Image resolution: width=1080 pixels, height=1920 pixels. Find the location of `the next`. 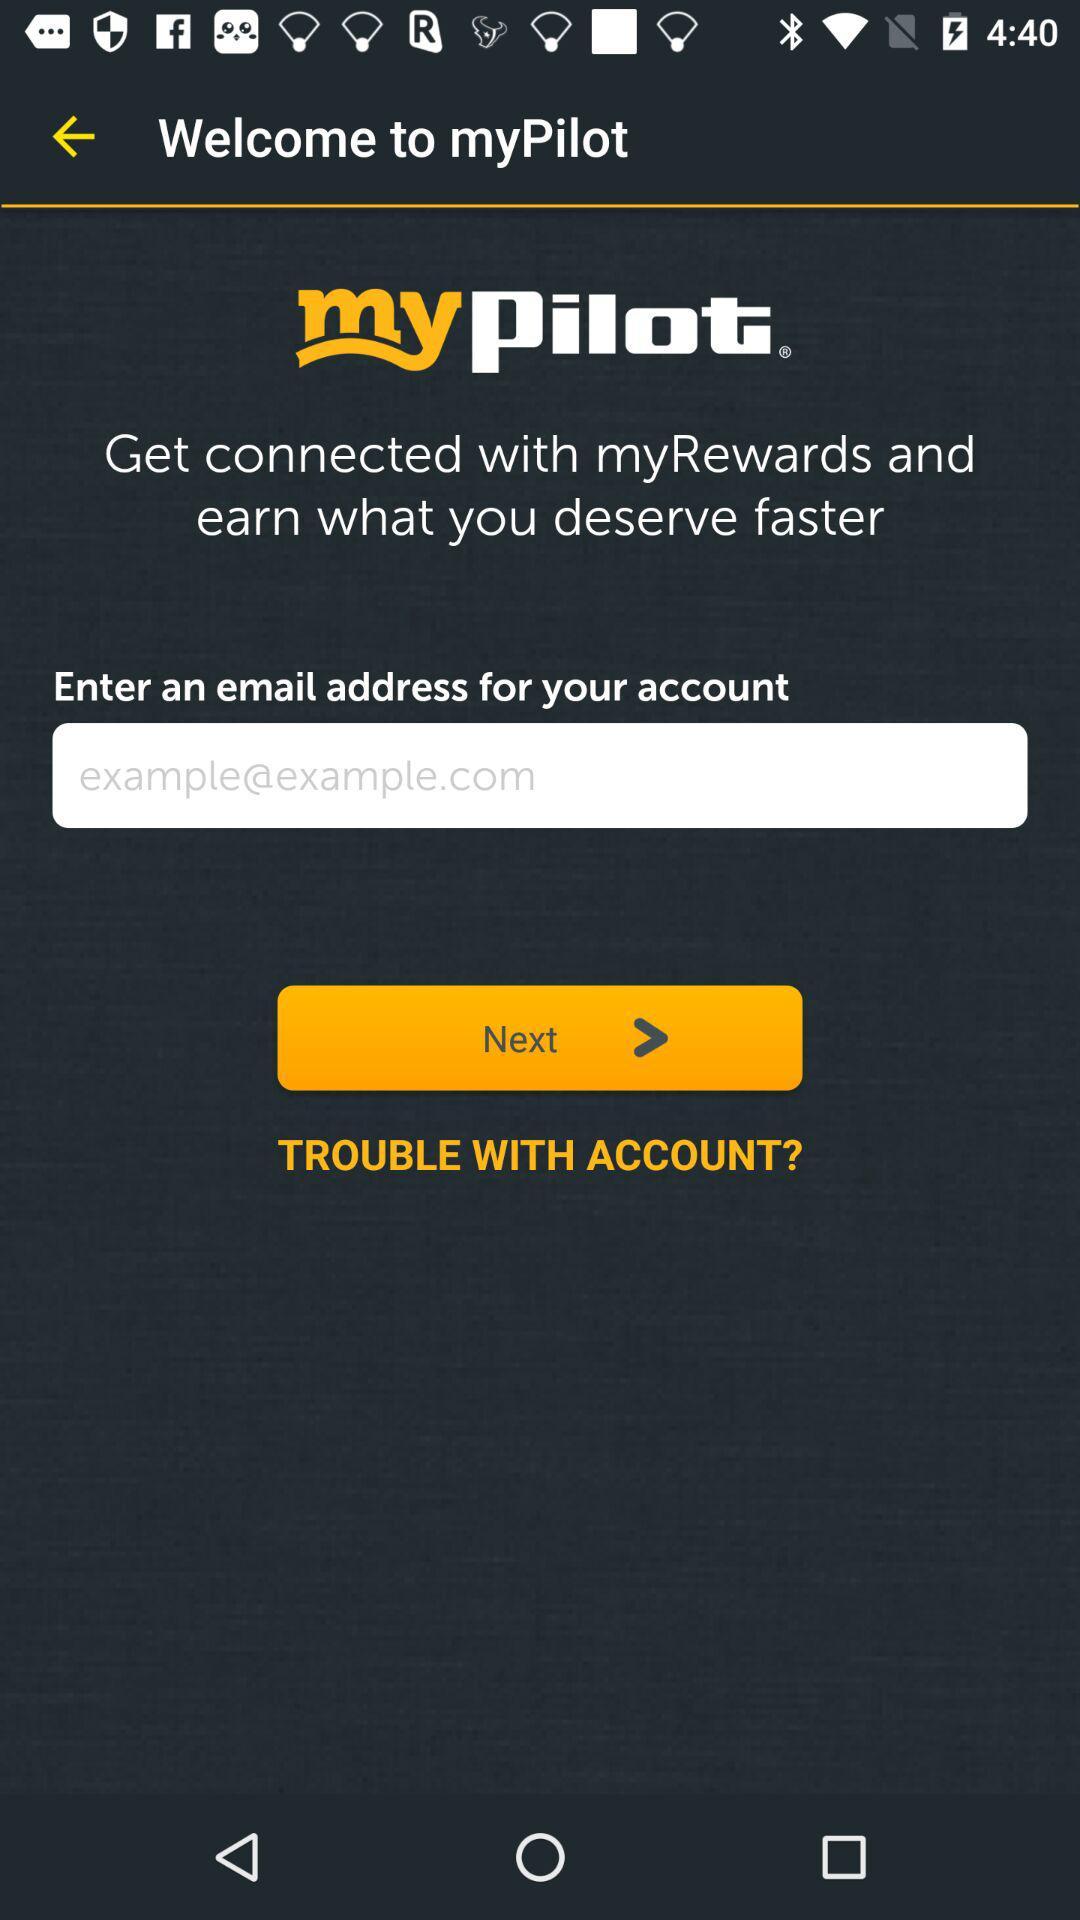

the next is located at coordinates (540, 1037).